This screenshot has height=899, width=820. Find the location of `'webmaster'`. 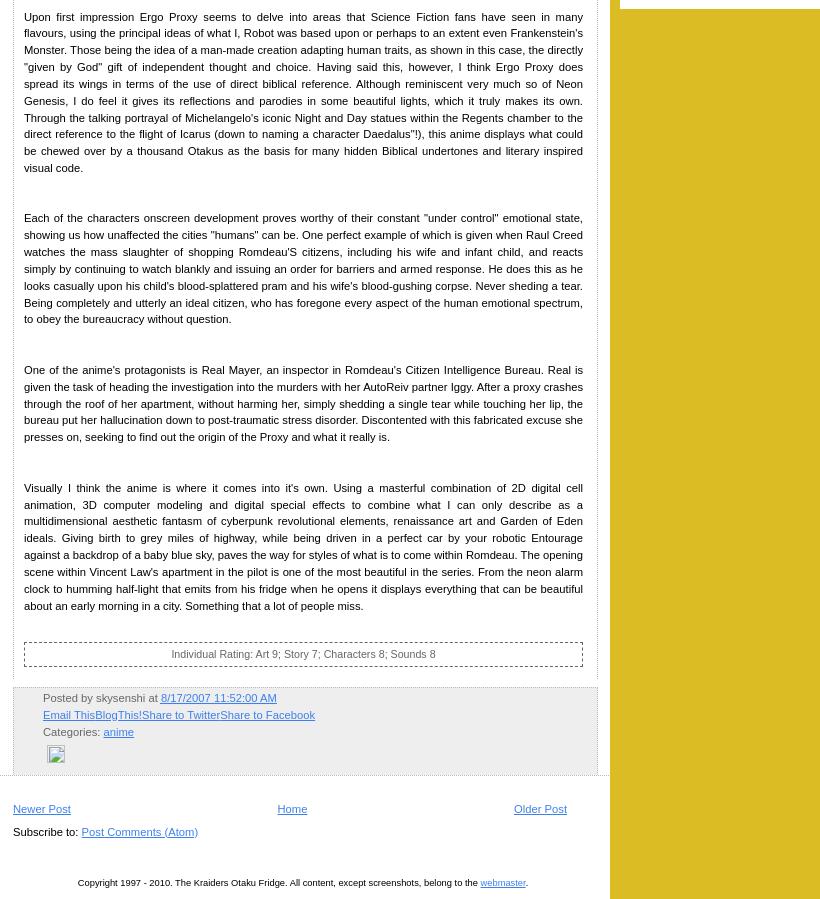

'webmaster' is located at coordinates (502, 882).